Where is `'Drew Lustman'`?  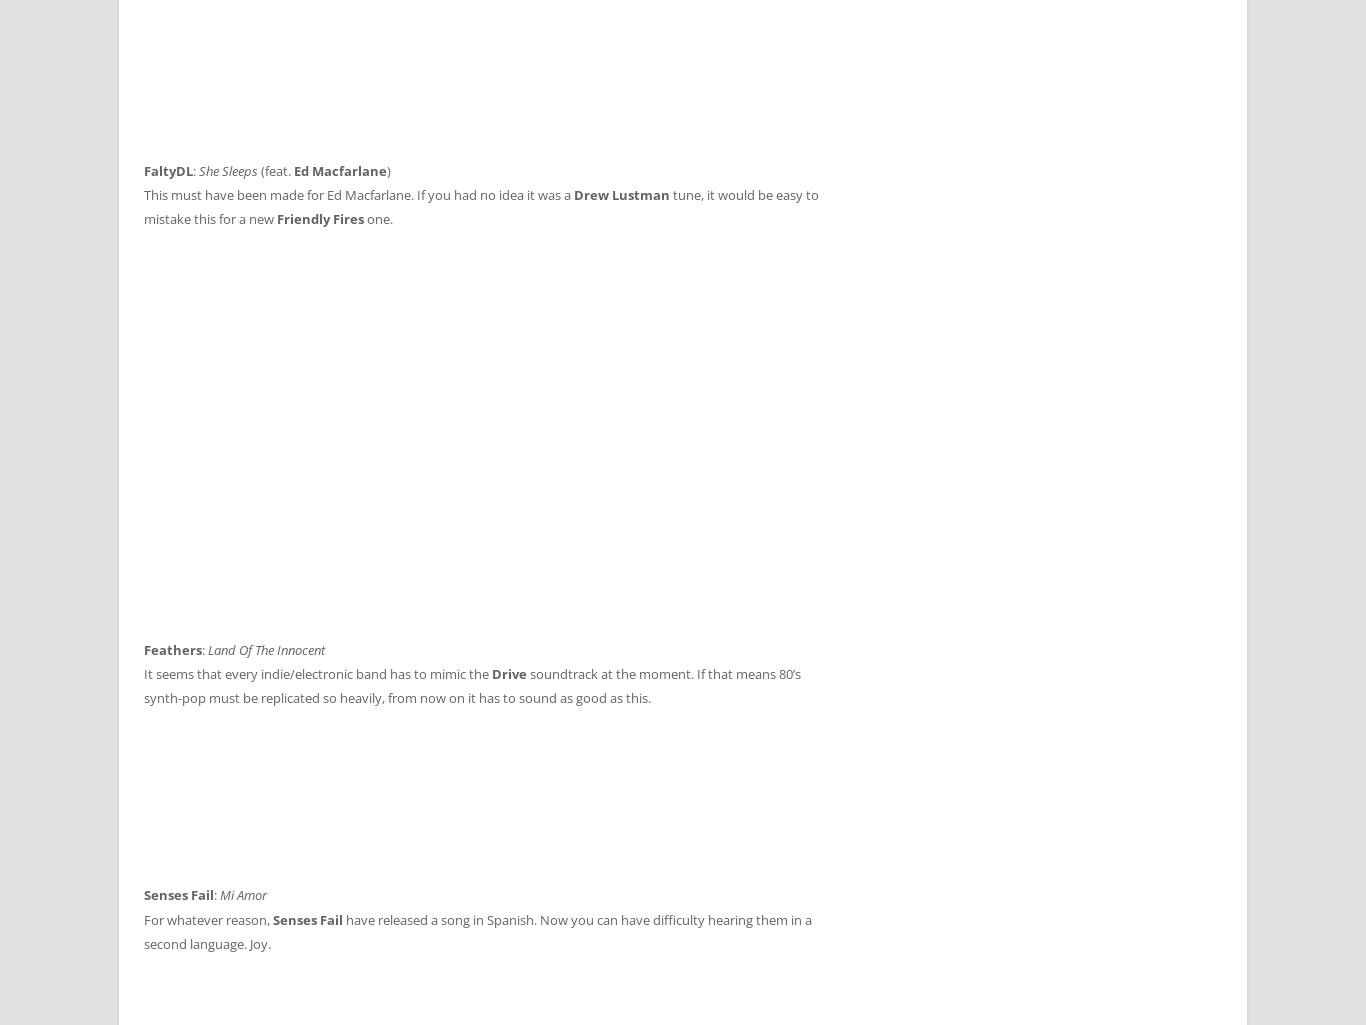
'Drew Lustman' is located at coordinates (620, 194).